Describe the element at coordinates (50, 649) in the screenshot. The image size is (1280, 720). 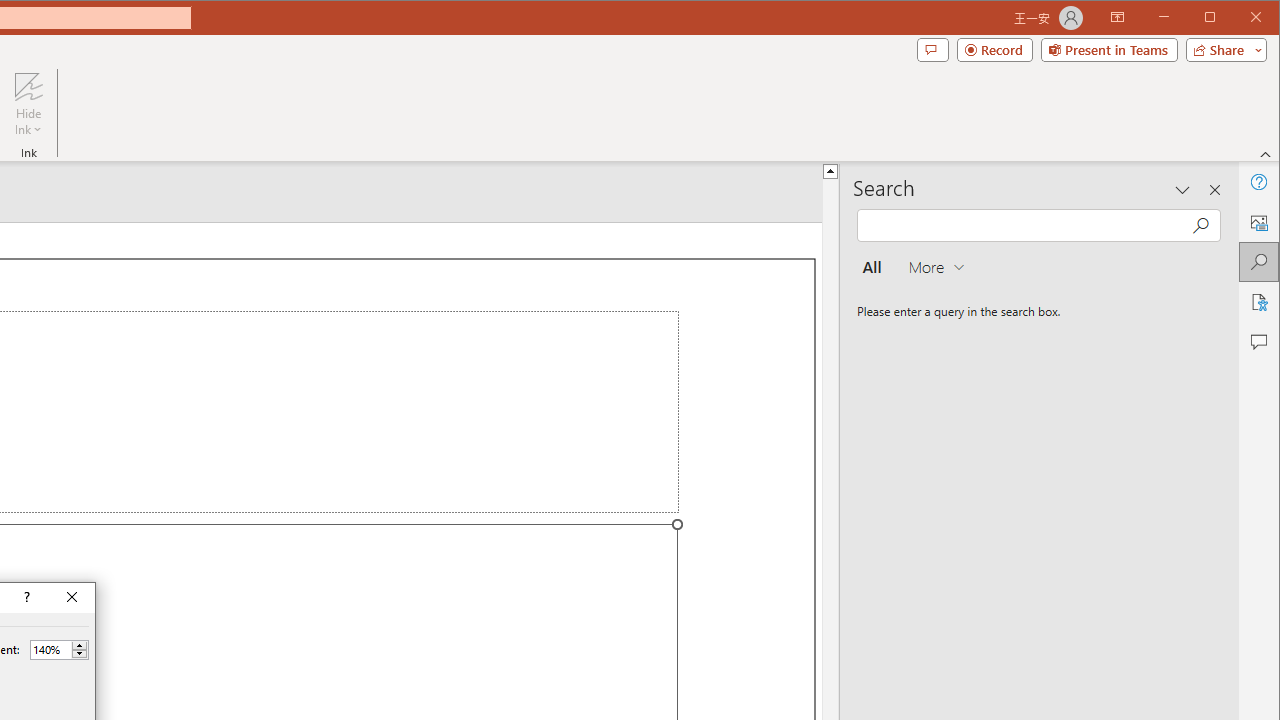
I see `'Percent'` at that location.